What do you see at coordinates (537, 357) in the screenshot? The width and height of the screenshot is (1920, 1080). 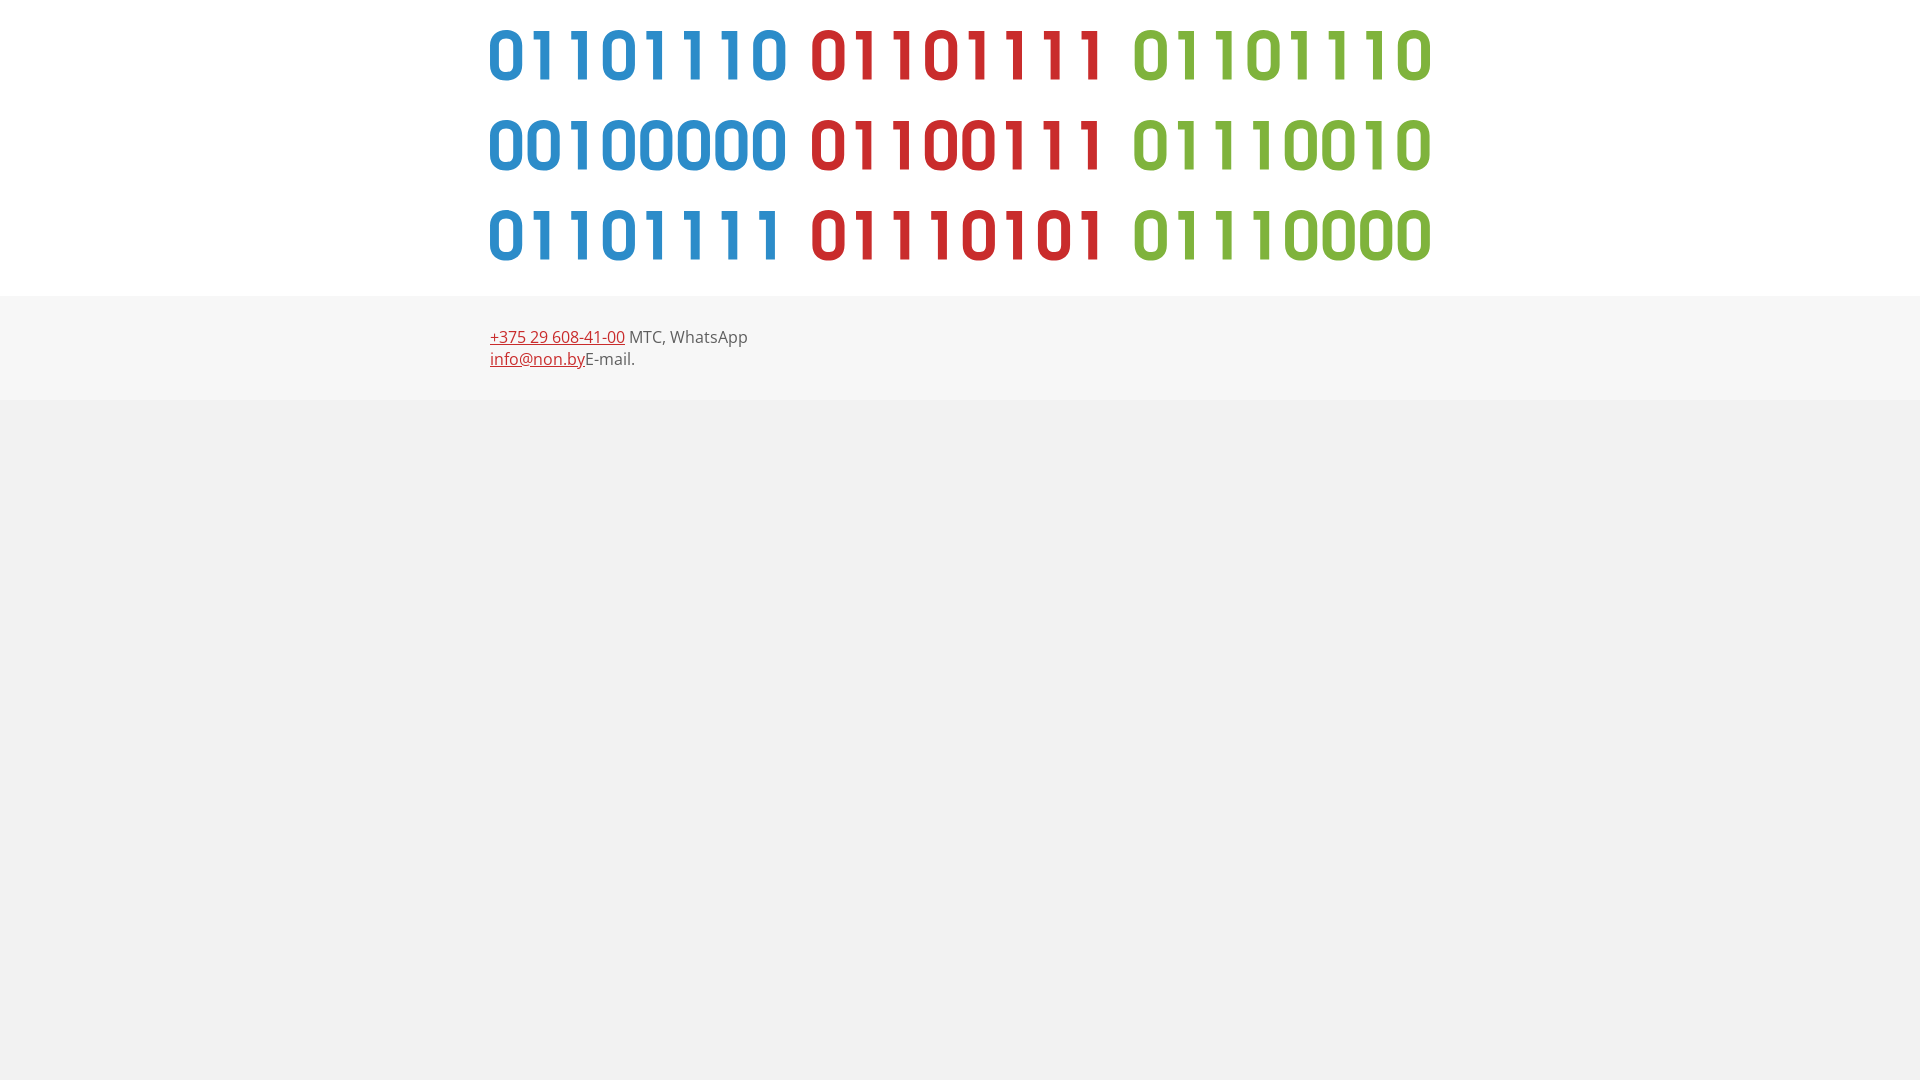 I see `'info@non.by'` at bounding box center [537, 357].